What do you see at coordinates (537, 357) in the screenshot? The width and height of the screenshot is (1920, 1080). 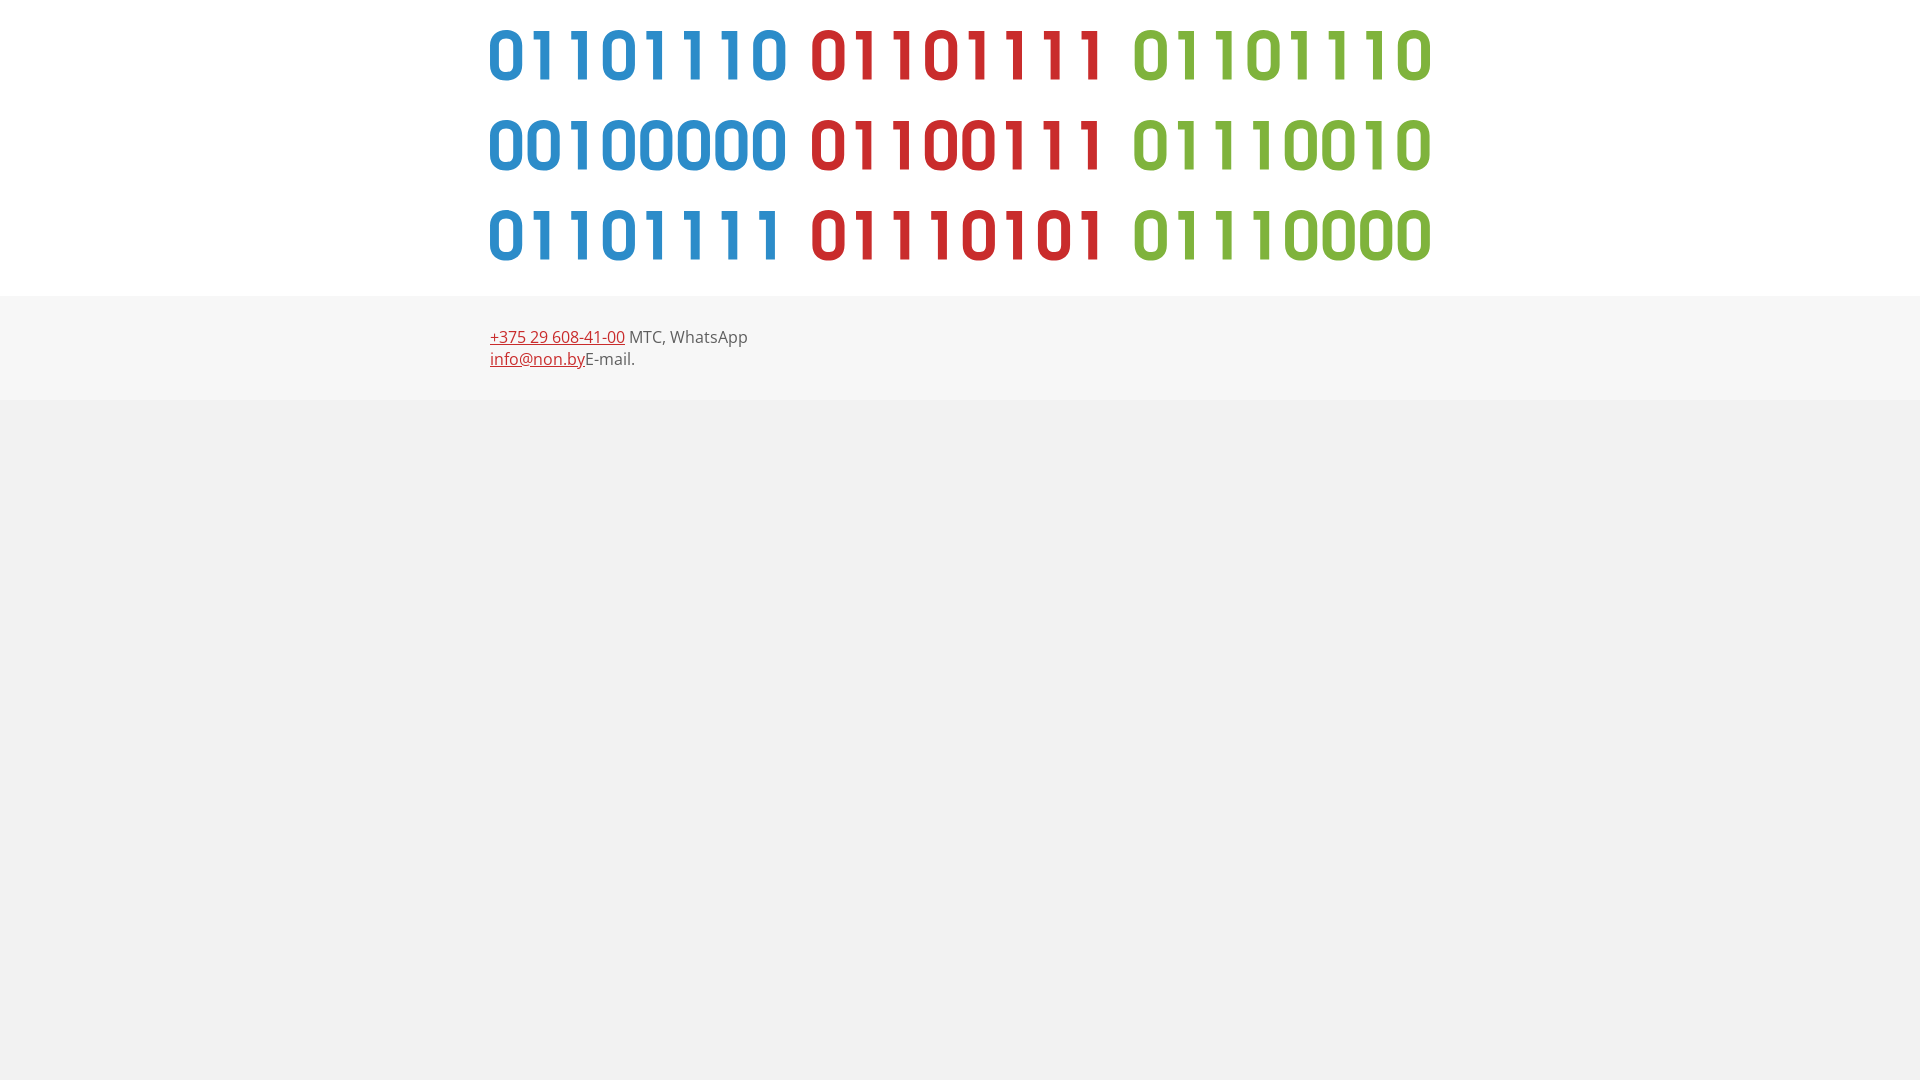 I see `'info@non.by'` at bounding box center [537, 357].